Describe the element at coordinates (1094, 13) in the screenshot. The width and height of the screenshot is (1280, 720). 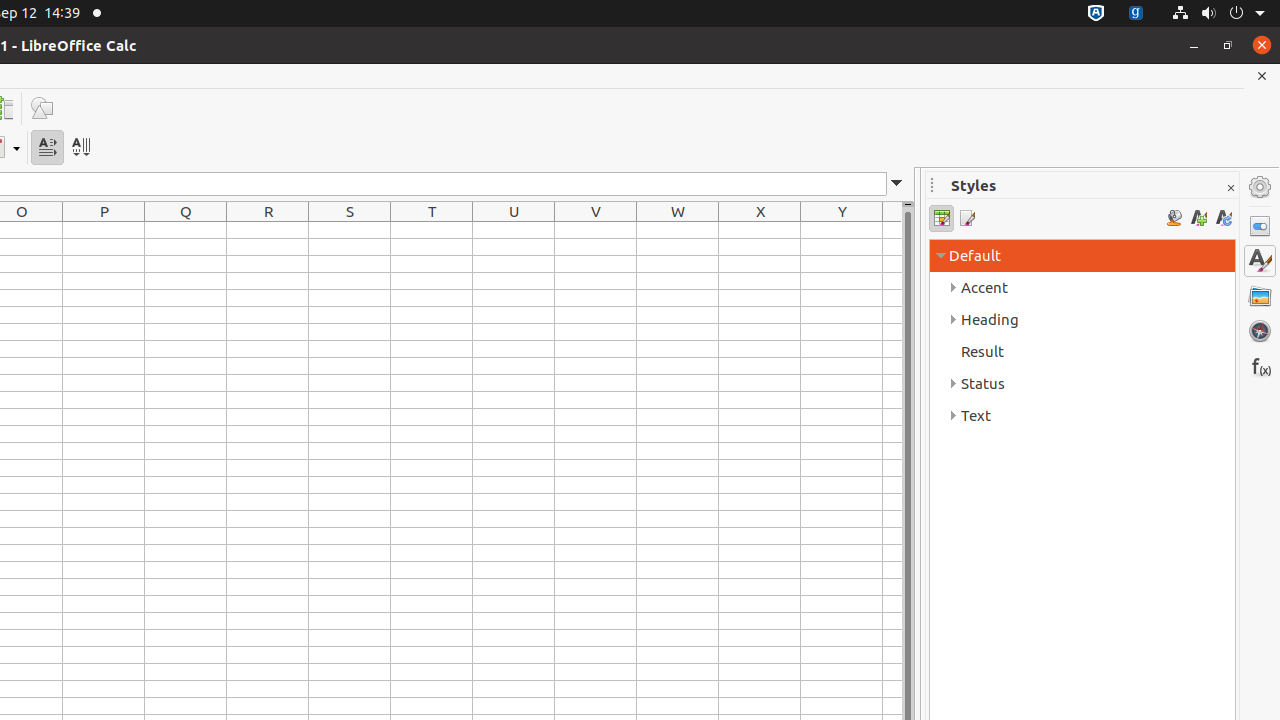
I see `':1.72/StatusNotifierItem'` at that location.